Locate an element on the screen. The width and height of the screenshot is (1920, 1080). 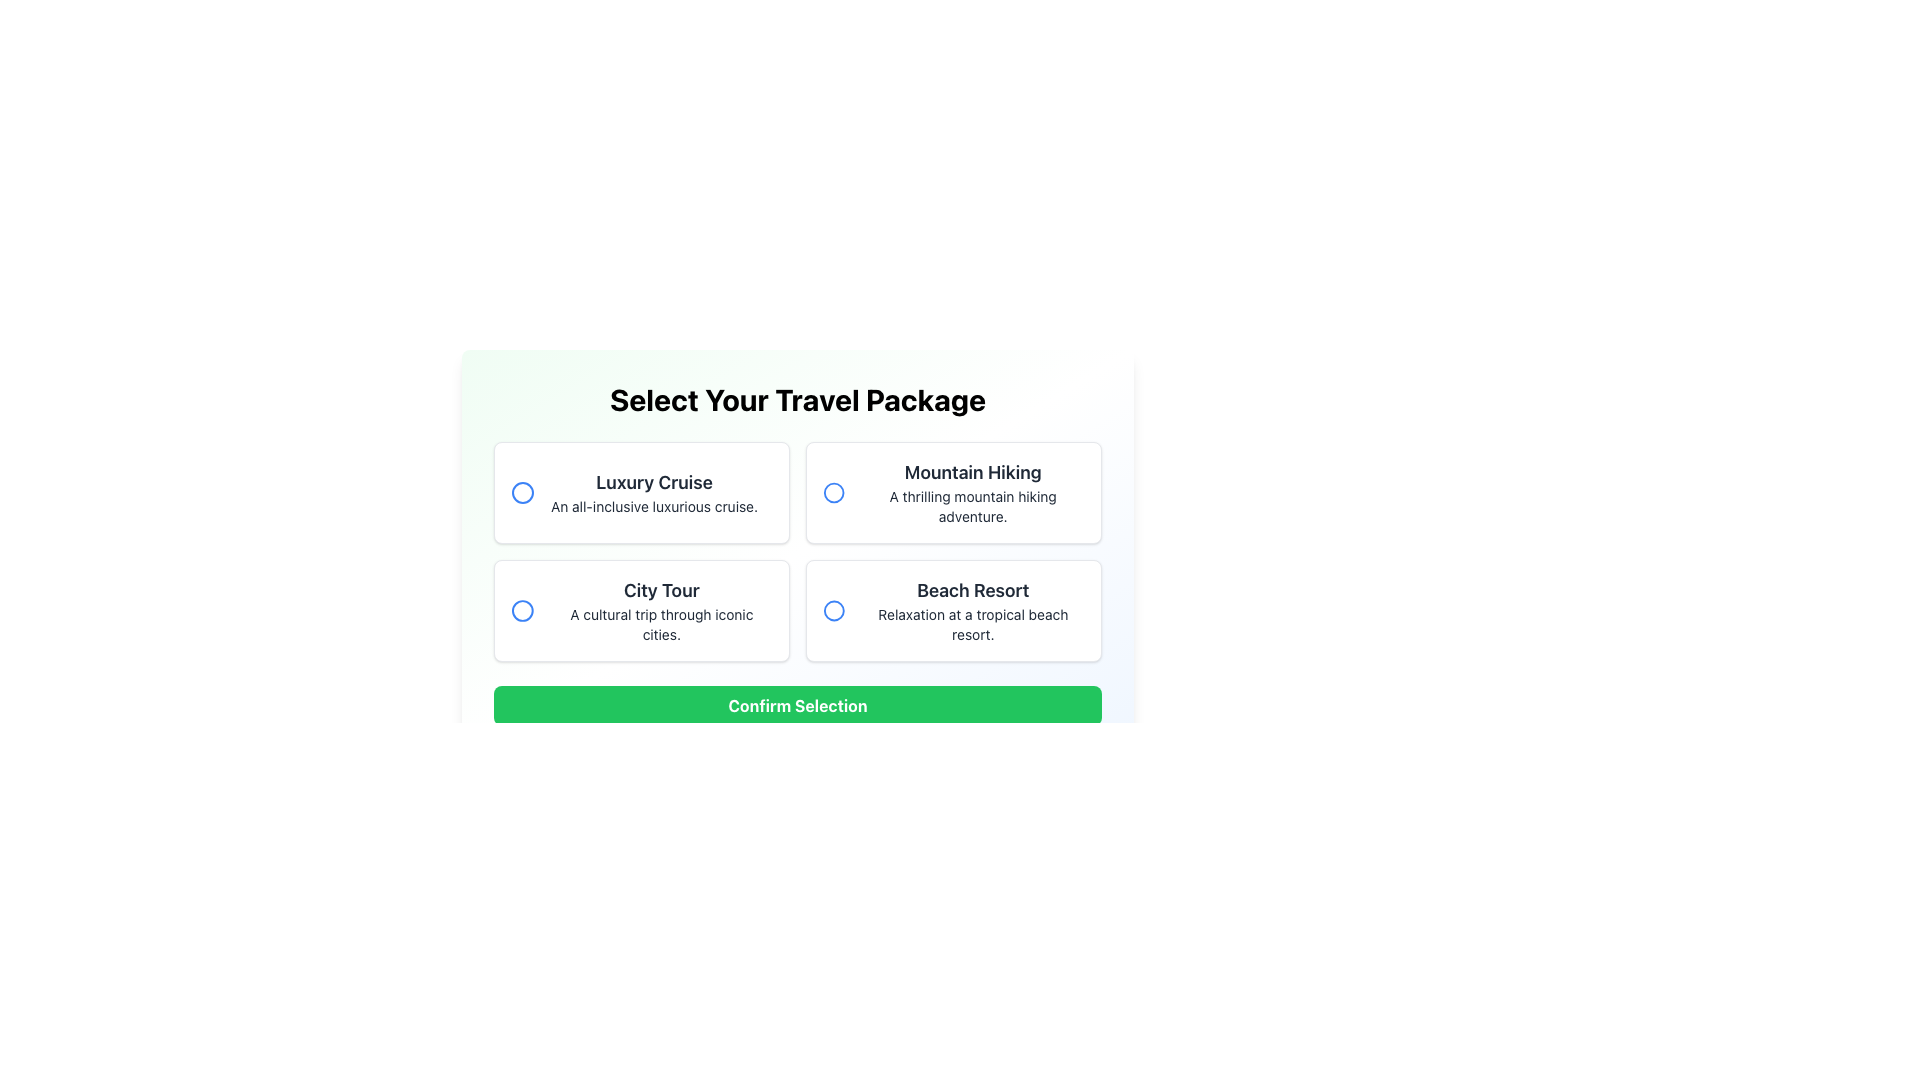
the blue circular radio button located at the top-left of the 'Beach Resort' card is located at coordinates (834, 609).